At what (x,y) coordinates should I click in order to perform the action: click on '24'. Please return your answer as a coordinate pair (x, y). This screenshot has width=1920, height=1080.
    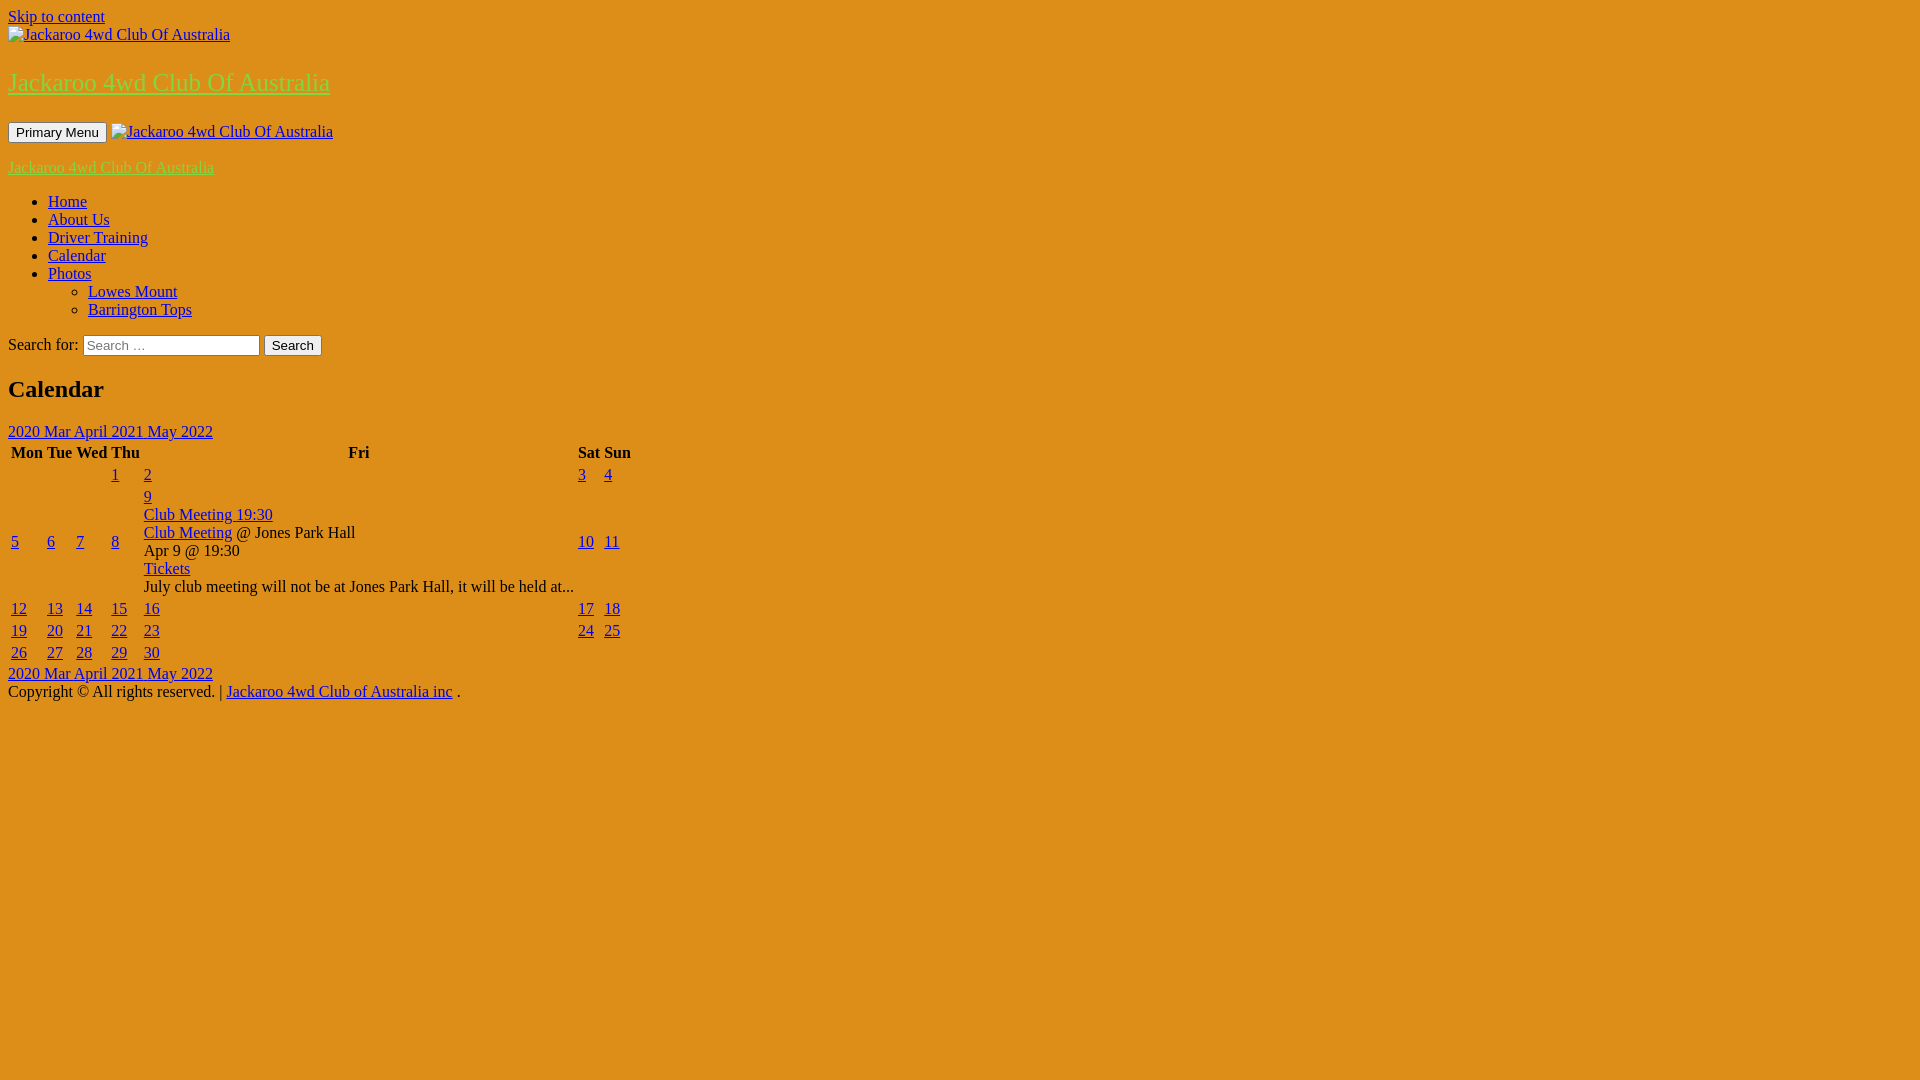
    Looking at the image, I should click on (584, 630).